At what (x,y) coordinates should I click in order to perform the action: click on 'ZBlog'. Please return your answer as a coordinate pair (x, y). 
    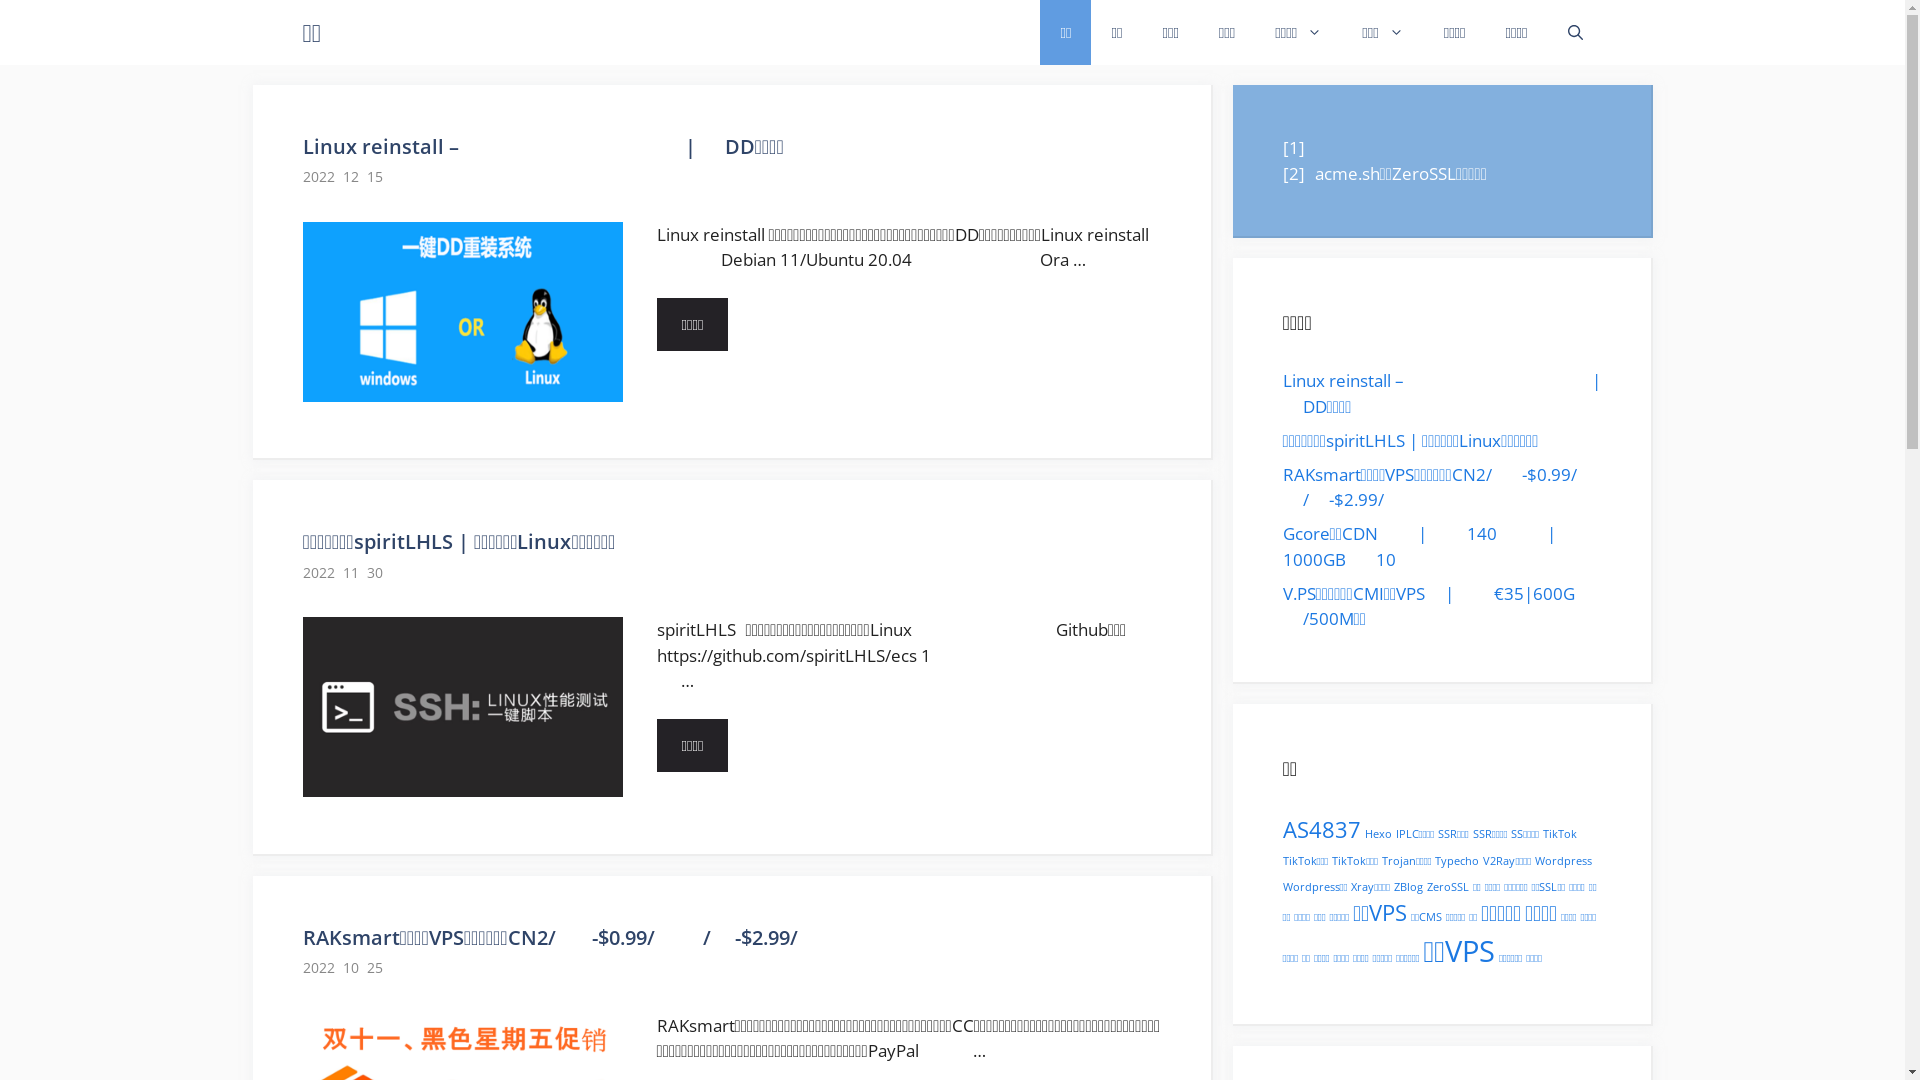
    Looking at the image, I should click on (1407, 886).